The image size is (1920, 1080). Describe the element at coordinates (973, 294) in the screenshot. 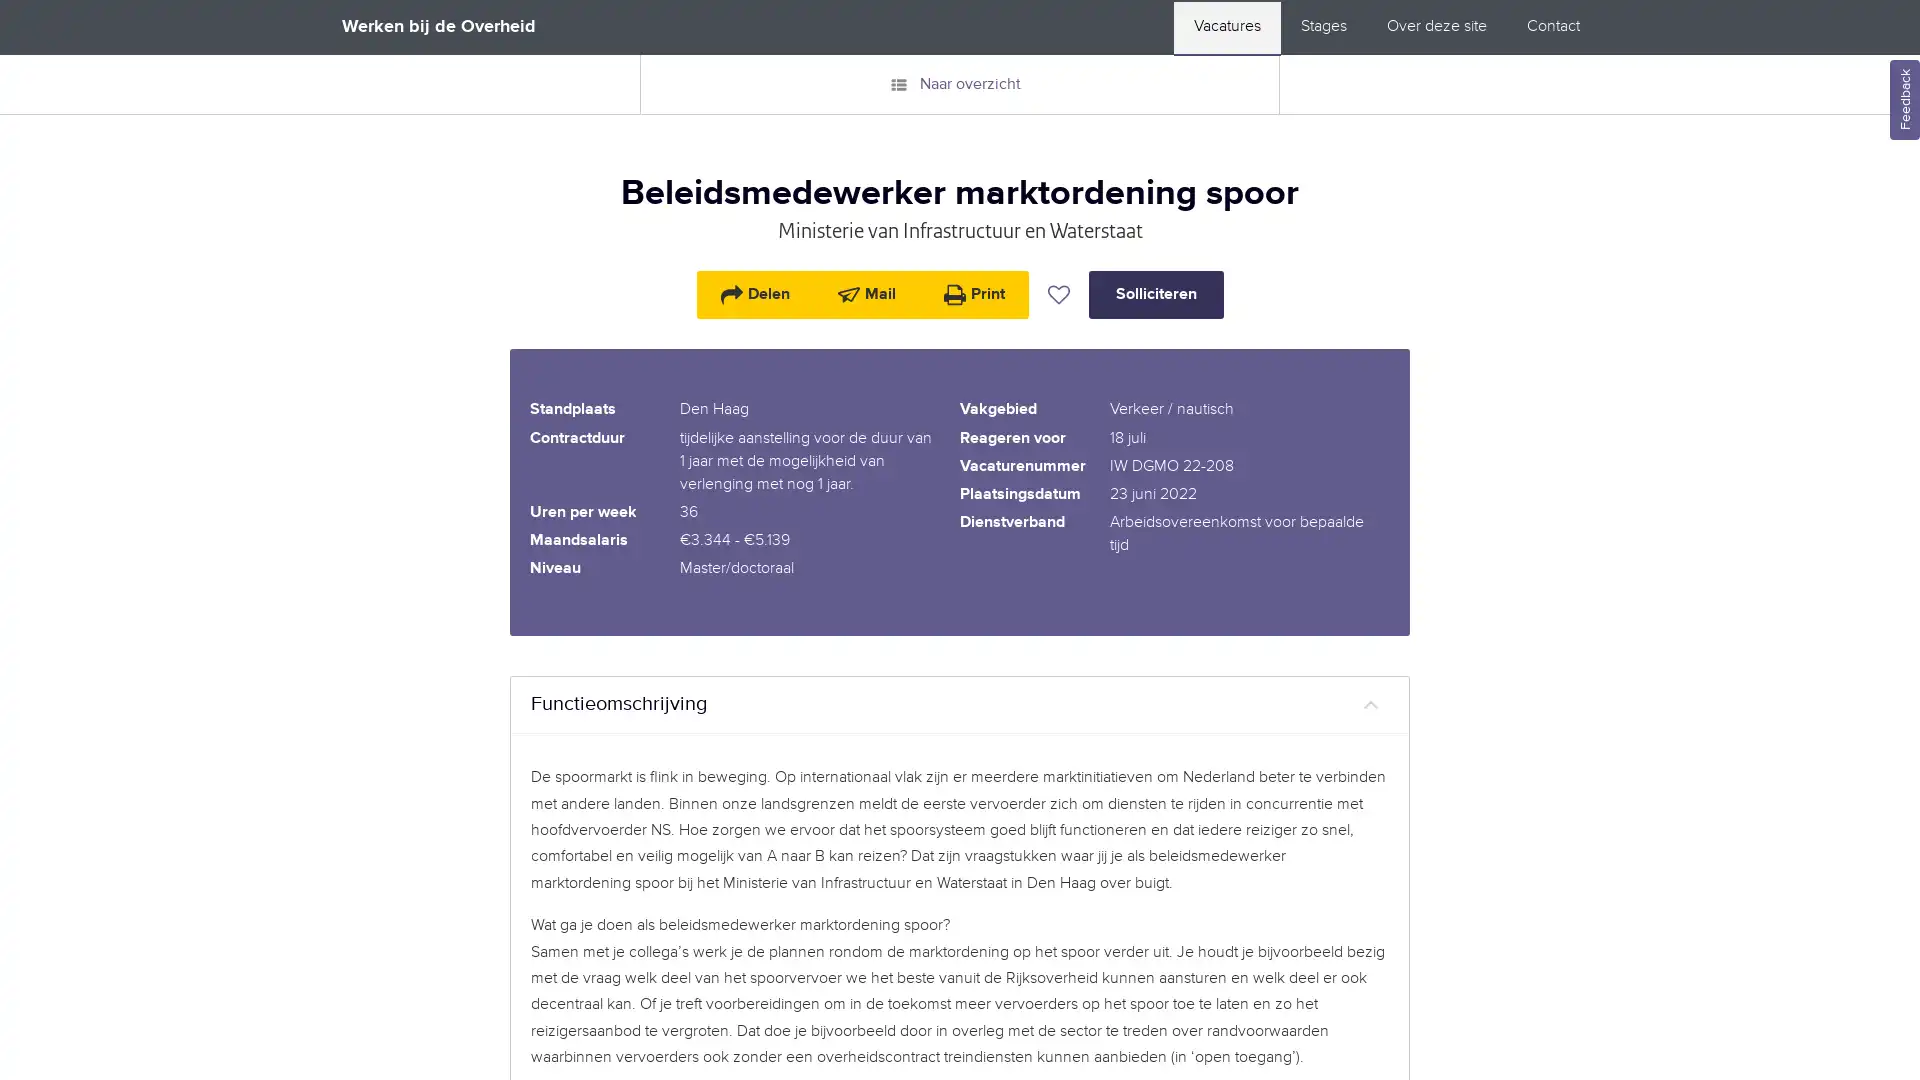

I see `Print` at that location.